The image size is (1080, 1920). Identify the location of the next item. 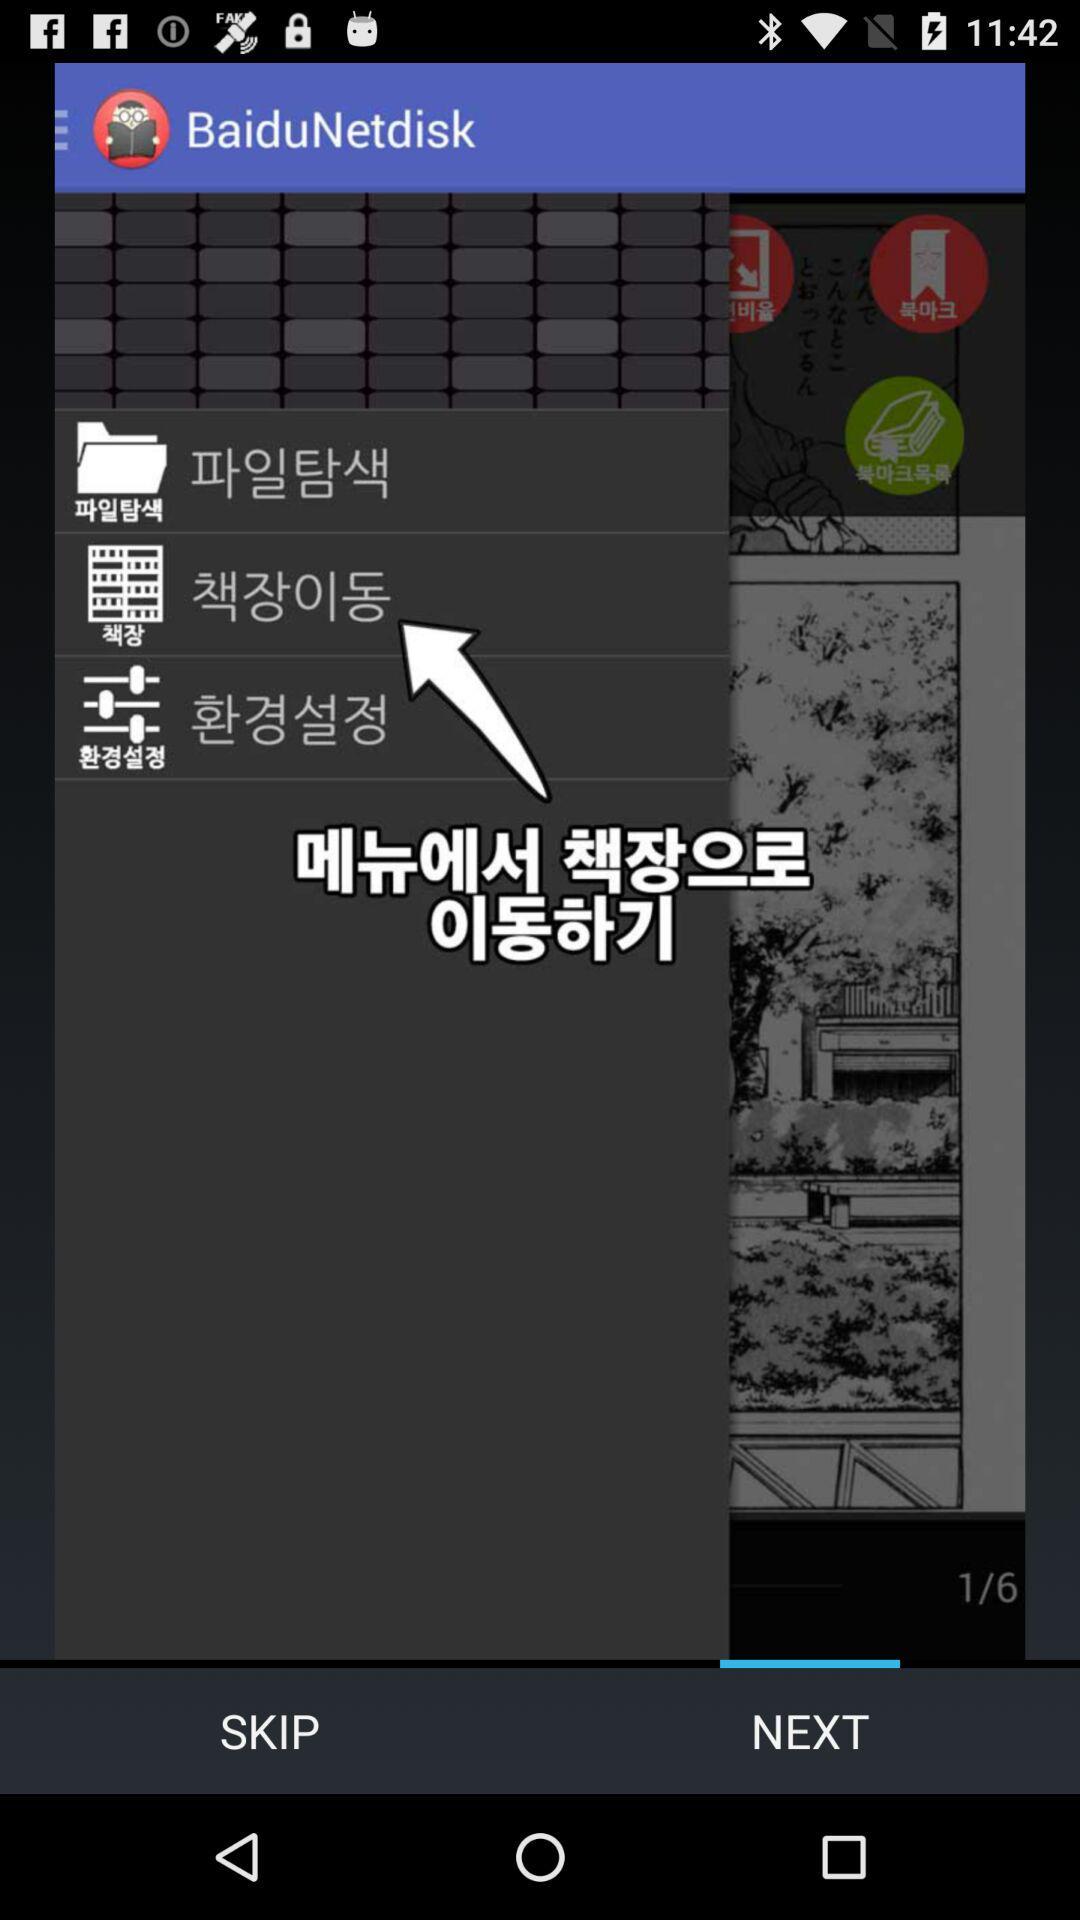
(810, 1730).